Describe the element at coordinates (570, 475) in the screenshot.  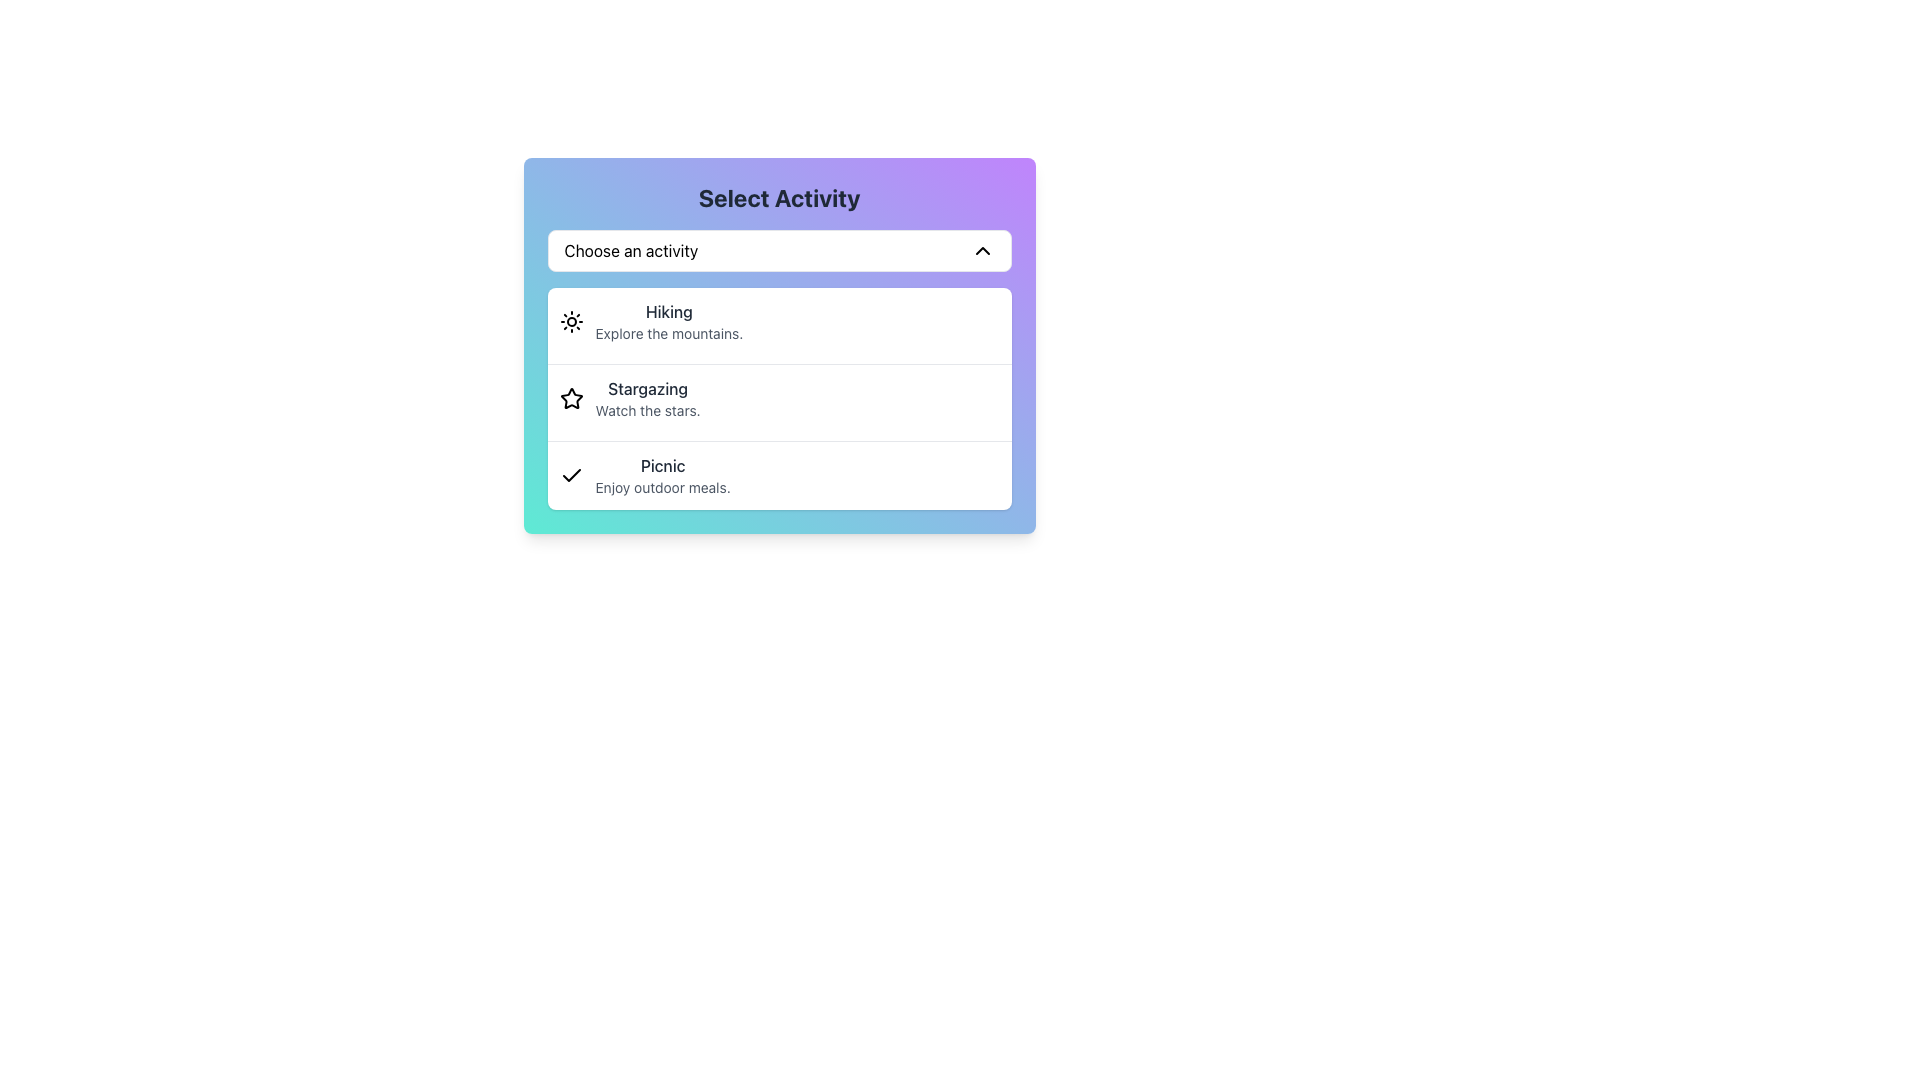
I see `the 'Picnic' selection indicator icon in the third list item of the 'Select Activity' menu` at that location.